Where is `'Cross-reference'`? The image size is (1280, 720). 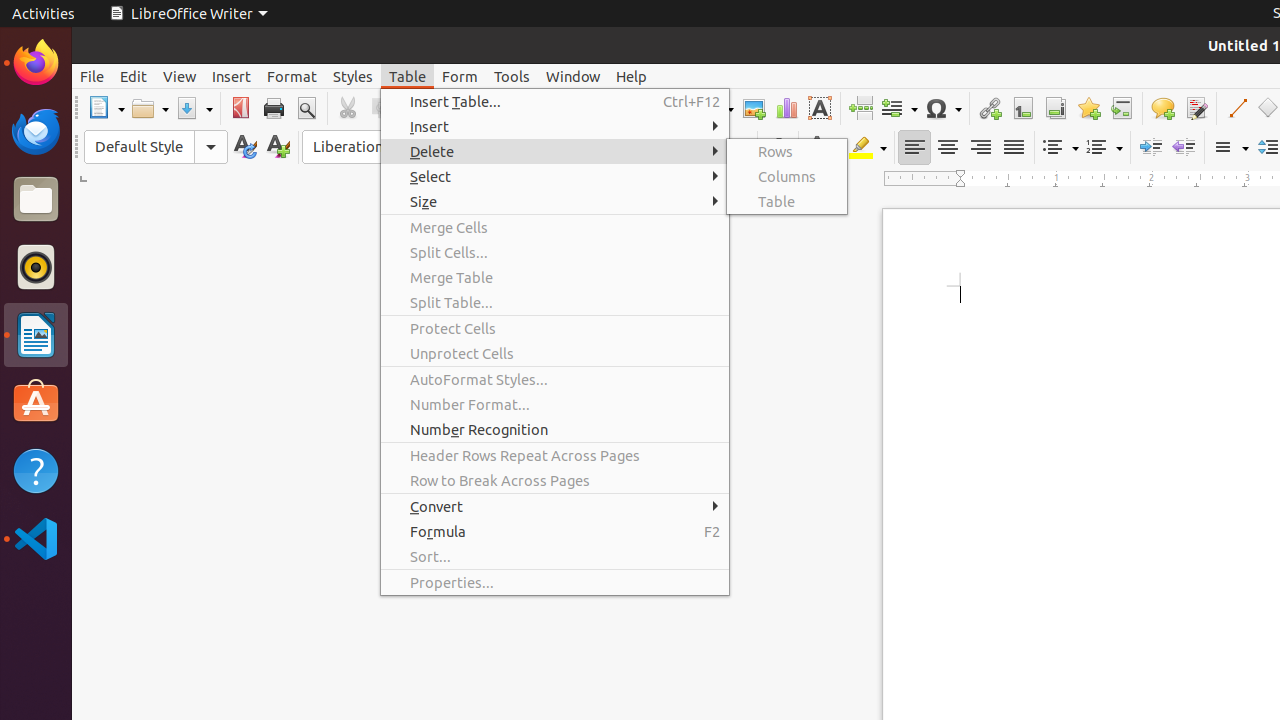
'Cross-reference' is located at coordinates (1121, 108).